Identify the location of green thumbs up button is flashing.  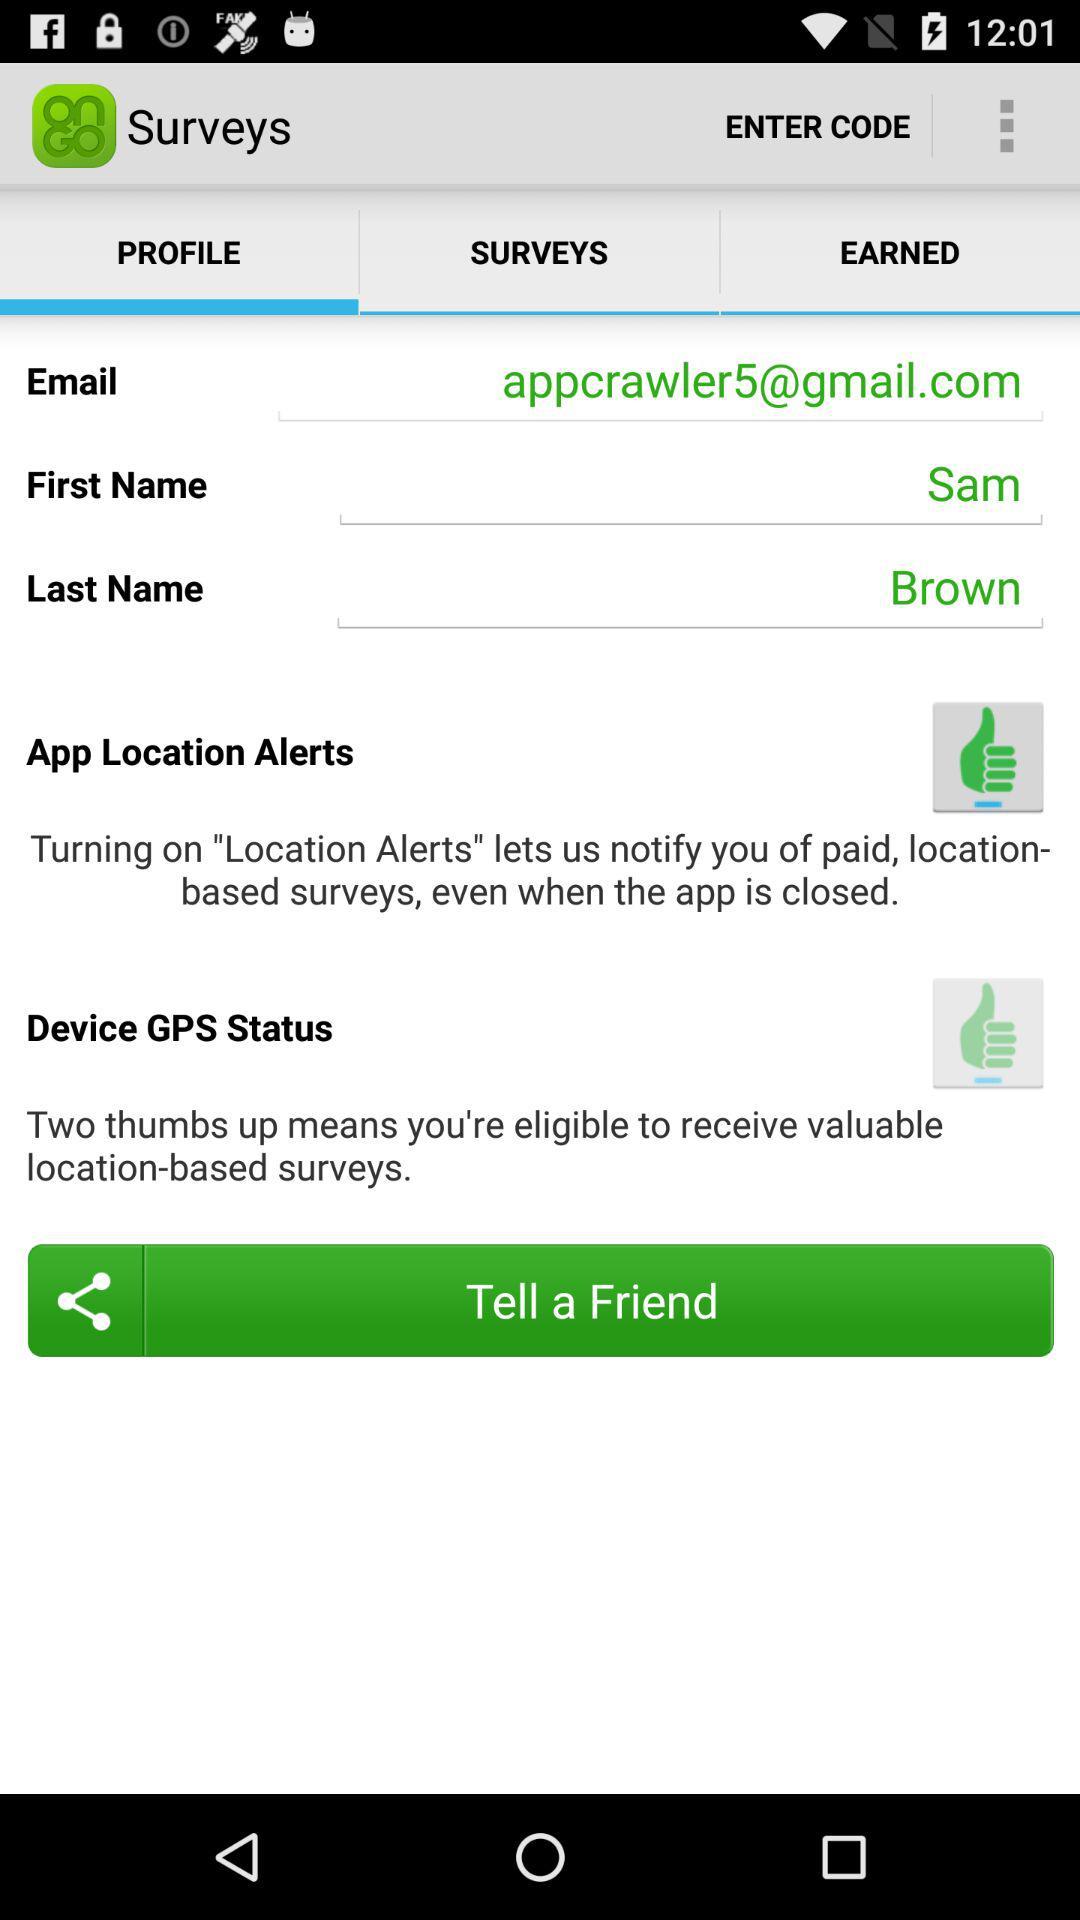
(987, 1033).